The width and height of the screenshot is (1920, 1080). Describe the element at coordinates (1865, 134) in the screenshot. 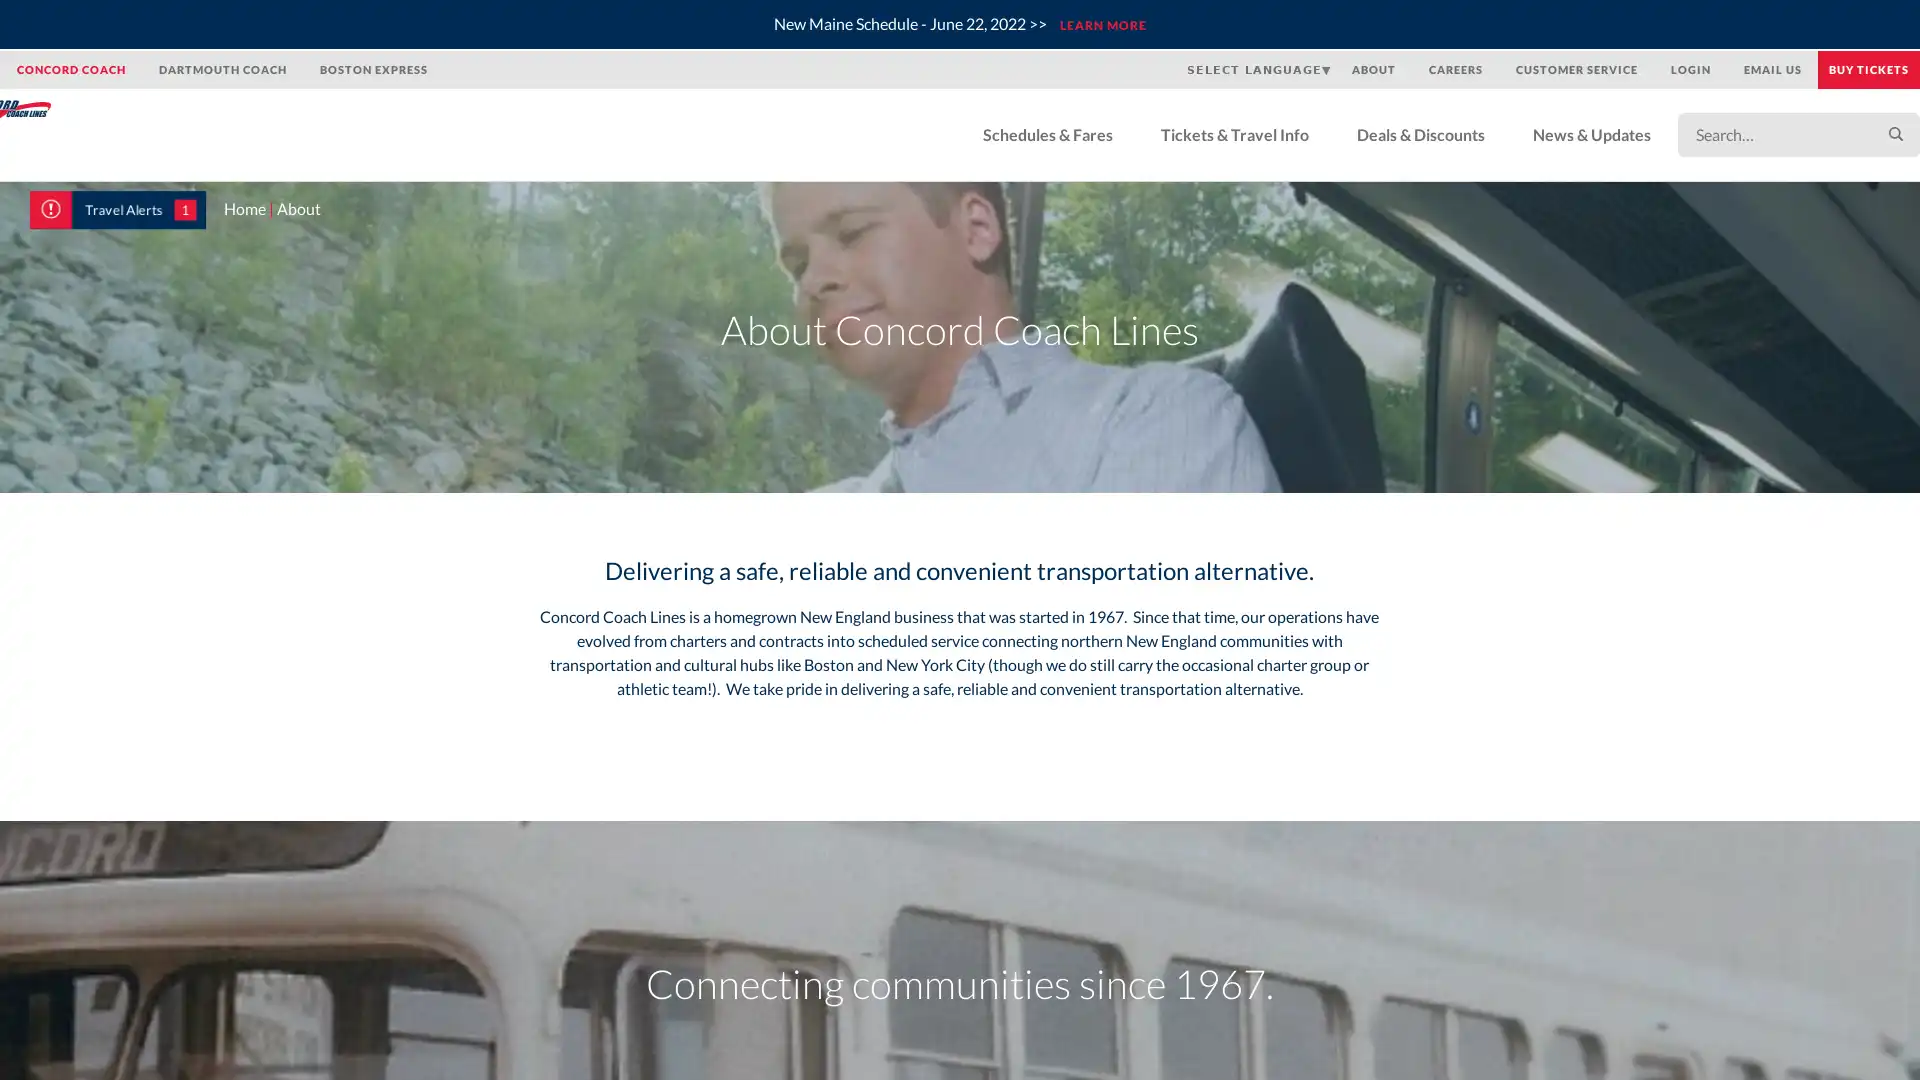

I see `Search` at that location.